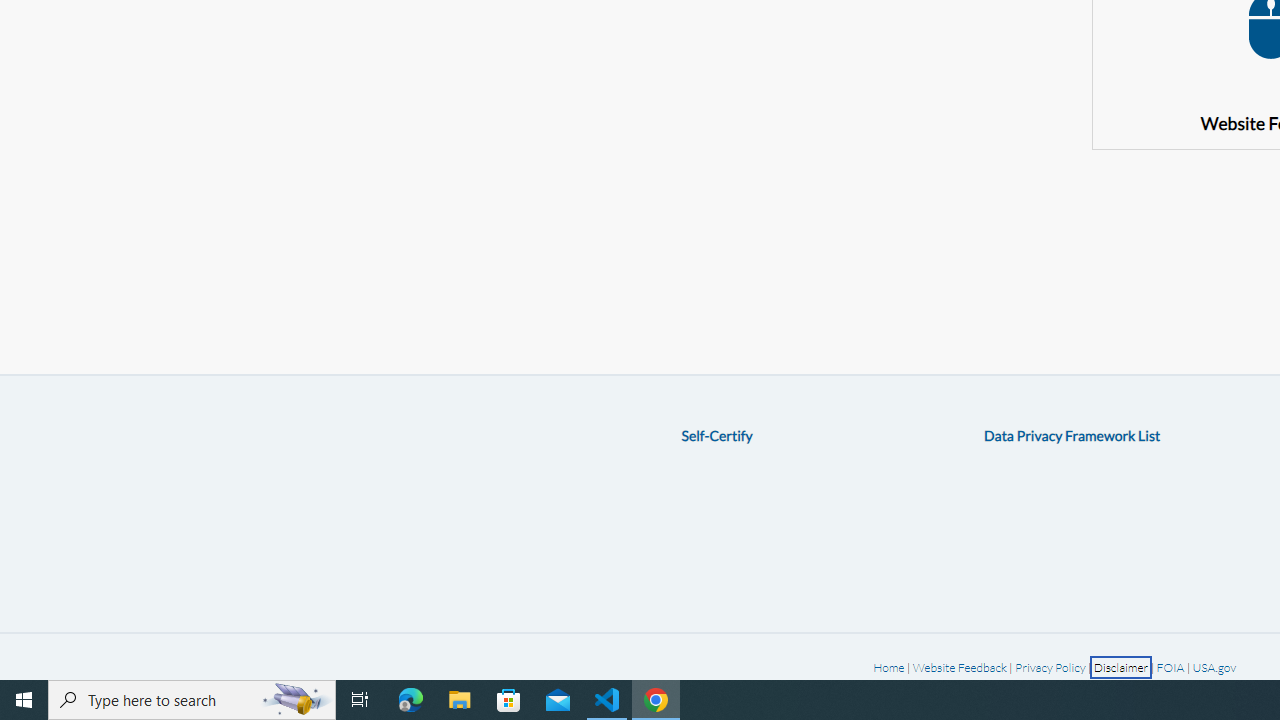 The height and width of the screenshot is (720, 1280). What do you see at coordinates (1121, 667) in the screenshot?
I see `'Disclaimer'` at bounding box center [1121, 667].